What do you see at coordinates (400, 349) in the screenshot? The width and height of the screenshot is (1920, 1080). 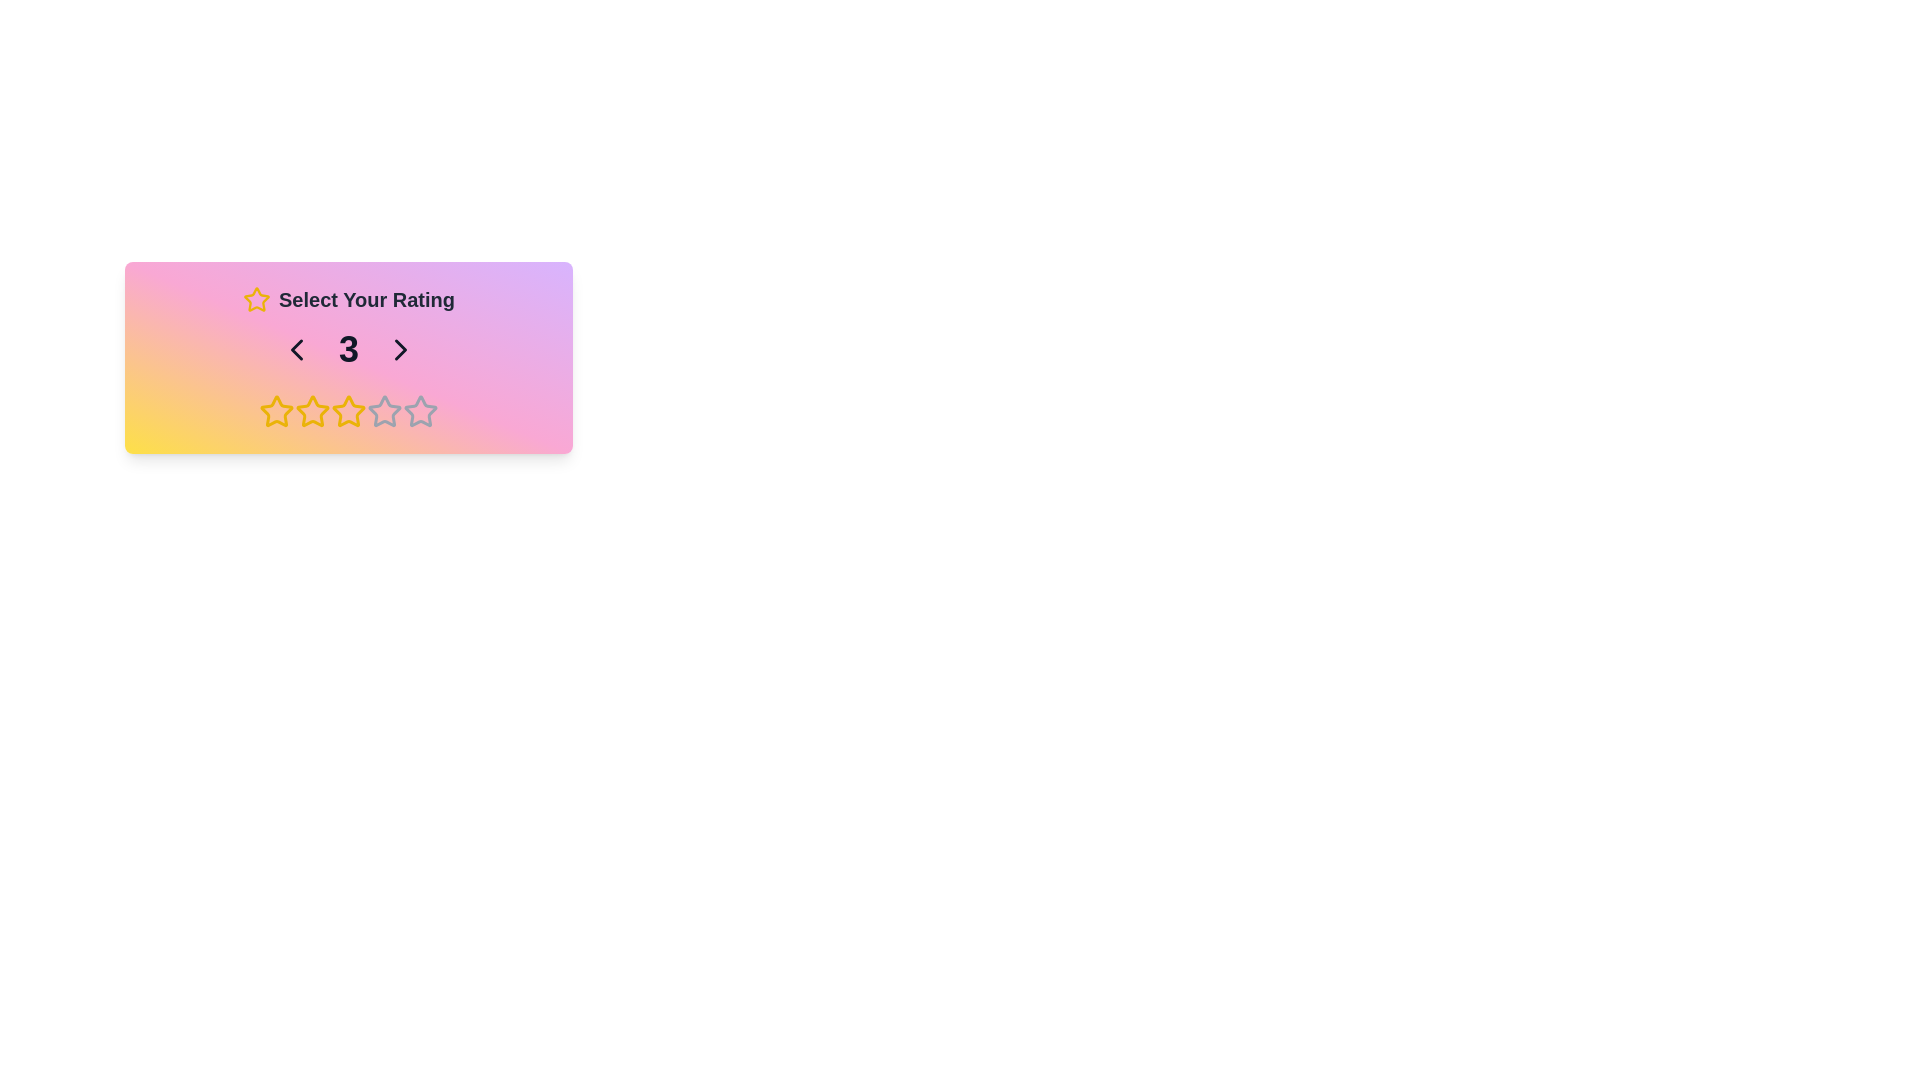 I see `the right-pointing chevron button` at bounding box center [400, 349].